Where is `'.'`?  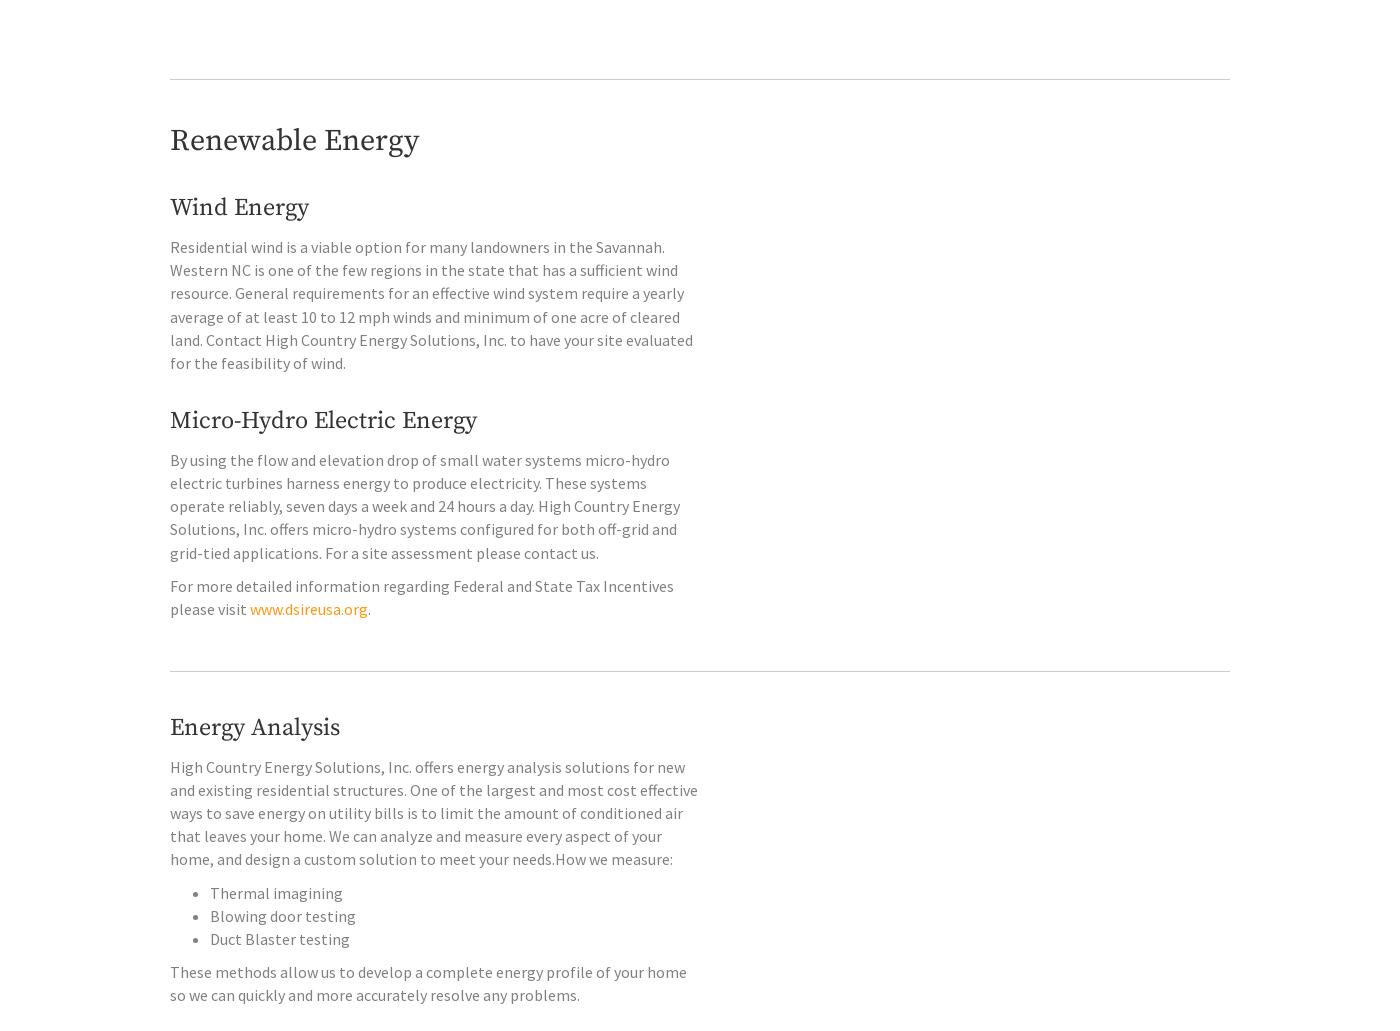 '.' is located at coordinates (369, 650).